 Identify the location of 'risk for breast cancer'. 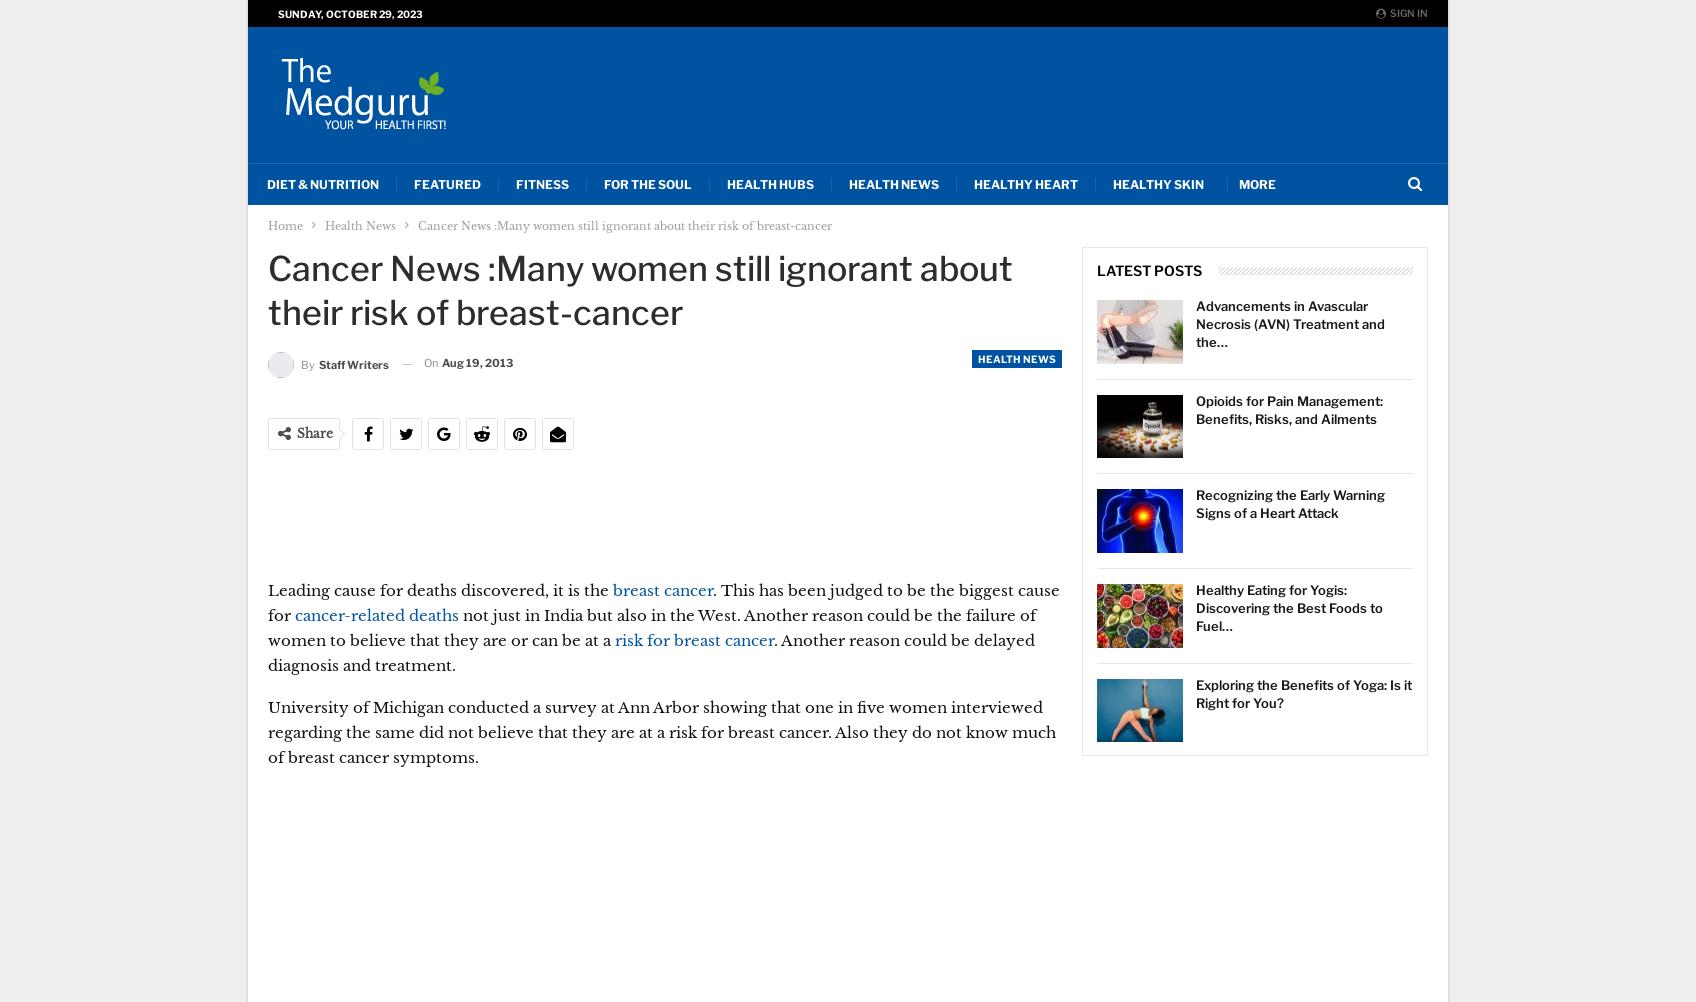
(614, 639).